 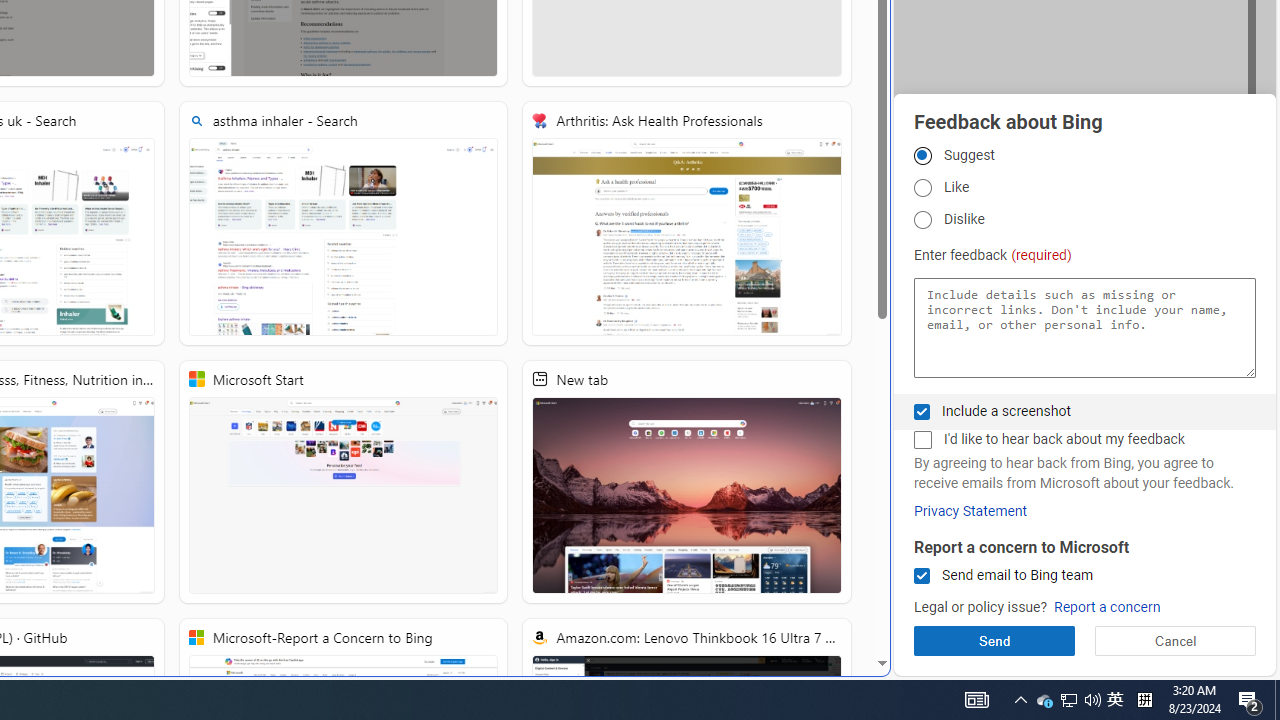 I want to click on 'Report a concern', so click(x=1106, y=606).